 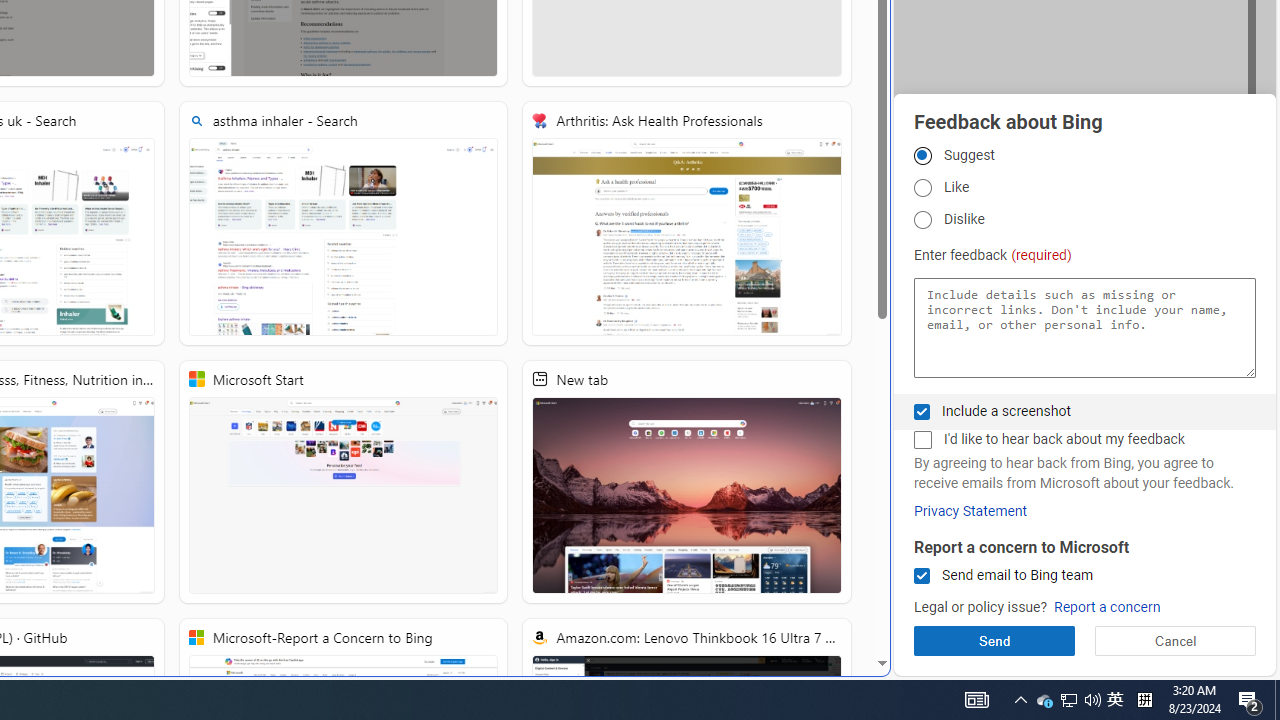 I want to click on 'Report a concern', so click(x=1106, y=606).